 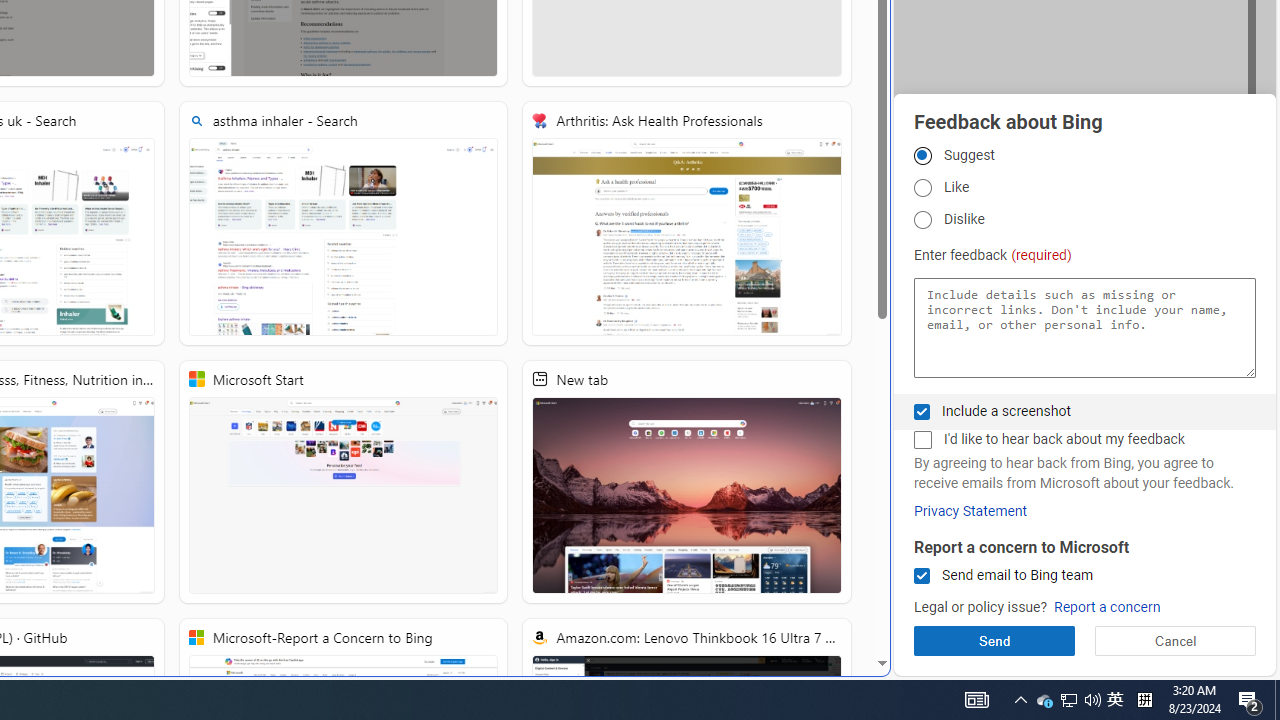 I want to click on 'Report a concern', so click(x=1106, y=606).